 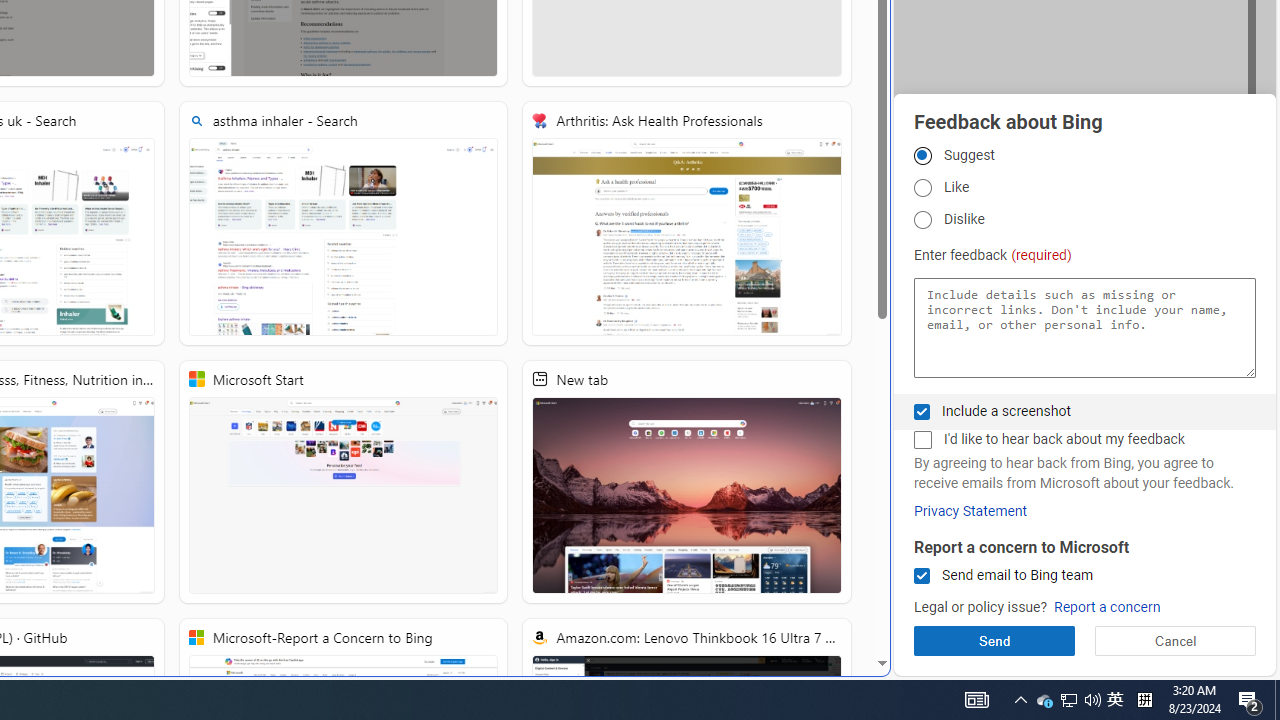 I want to click on 'Report a concern', so click(x=1106, y=606).